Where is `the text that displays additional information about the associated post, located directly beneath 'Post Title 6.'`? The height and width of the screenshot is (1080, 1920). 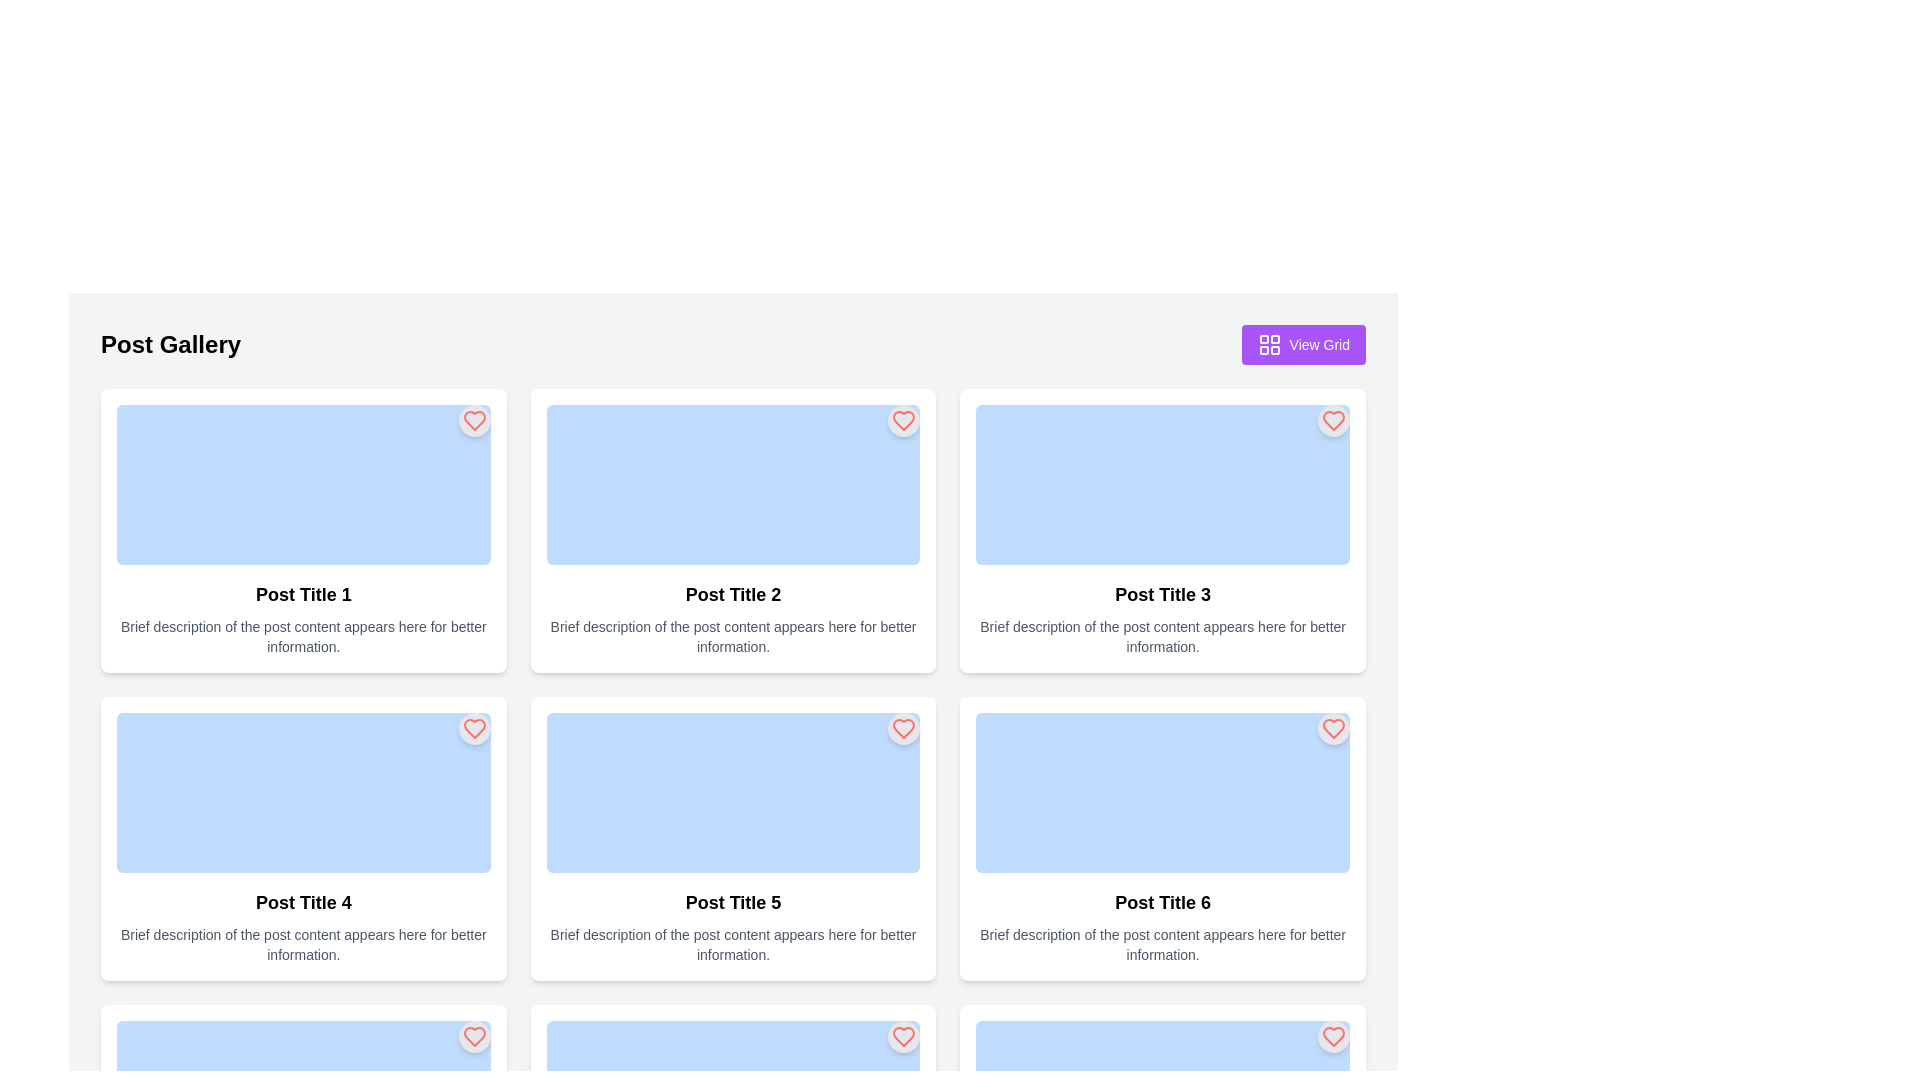
the text that displays additional information about the associated post, located directly beneath 'Post Title 6.' is located at coordinates (1163, 945).